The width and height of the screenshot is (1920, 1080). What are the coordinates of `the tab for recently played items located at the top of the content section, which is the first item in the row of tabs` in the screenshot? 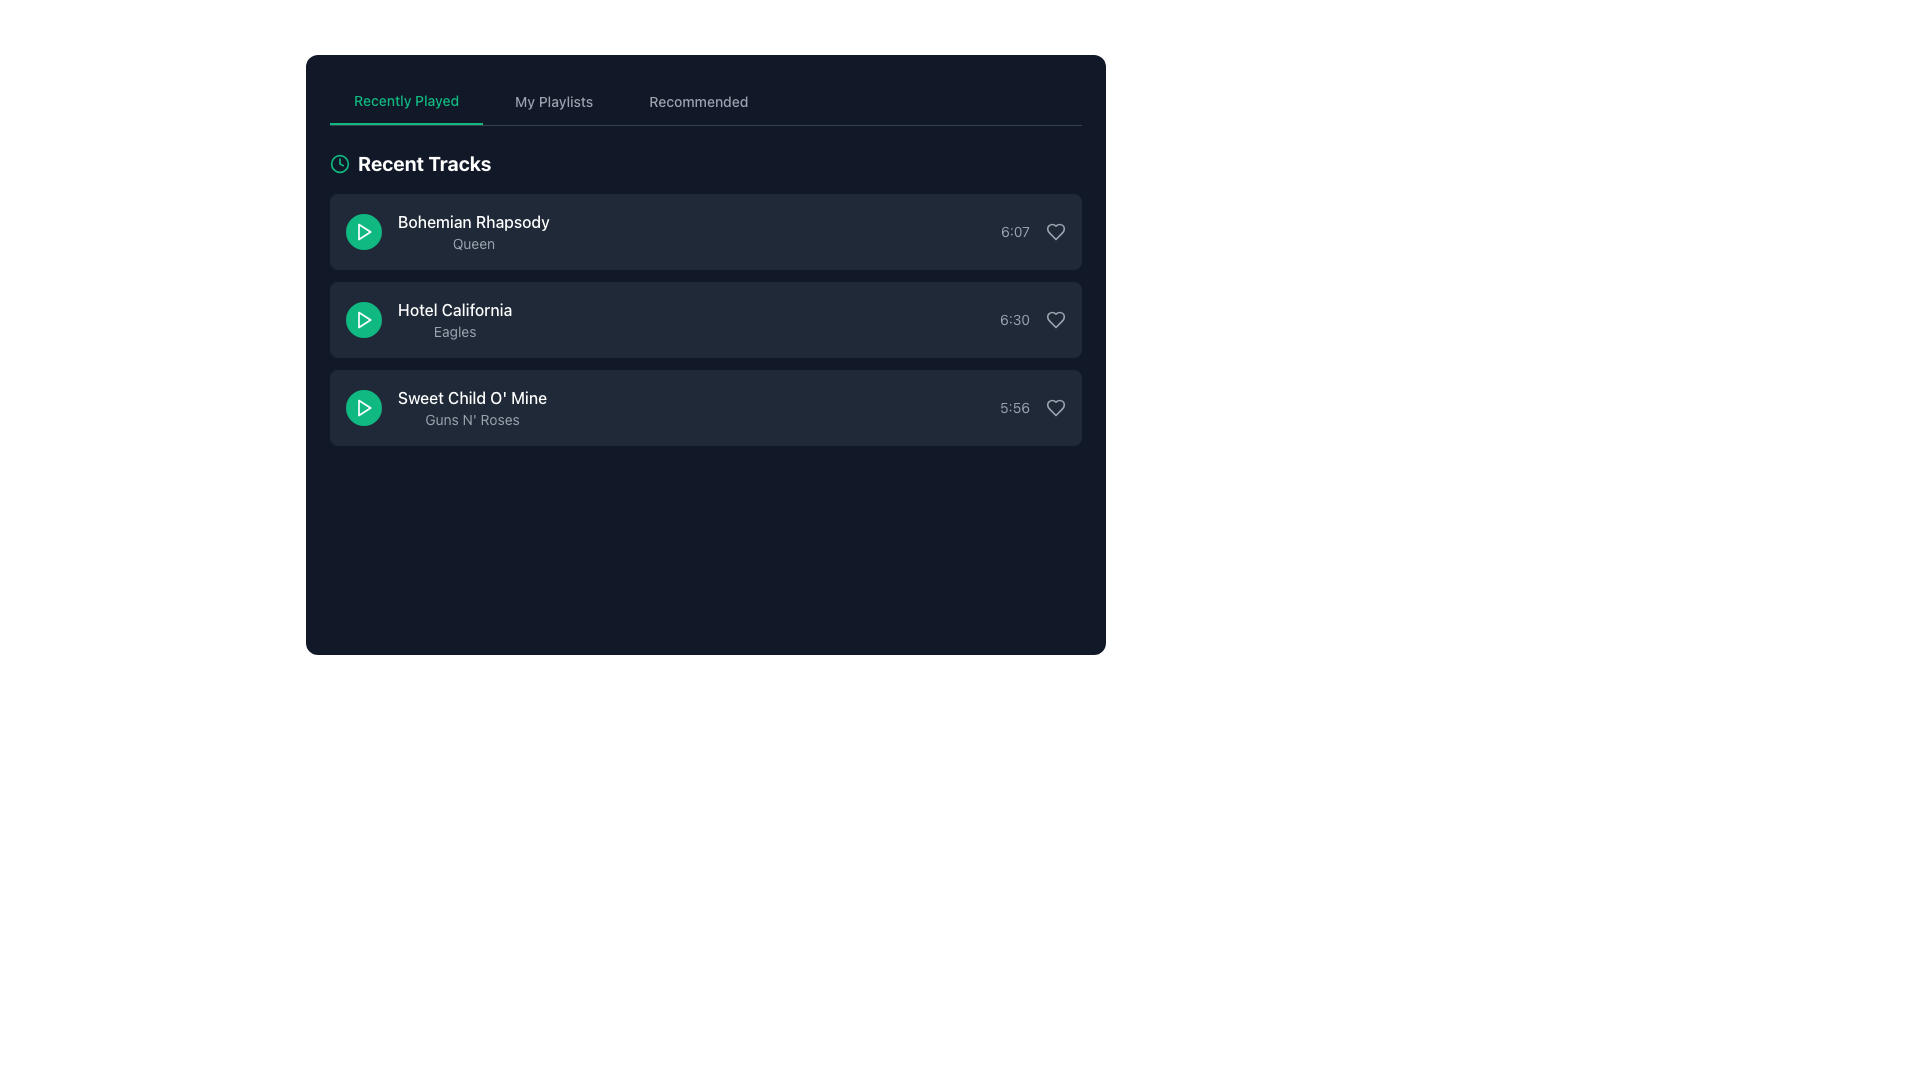 It's located at (405, 101).